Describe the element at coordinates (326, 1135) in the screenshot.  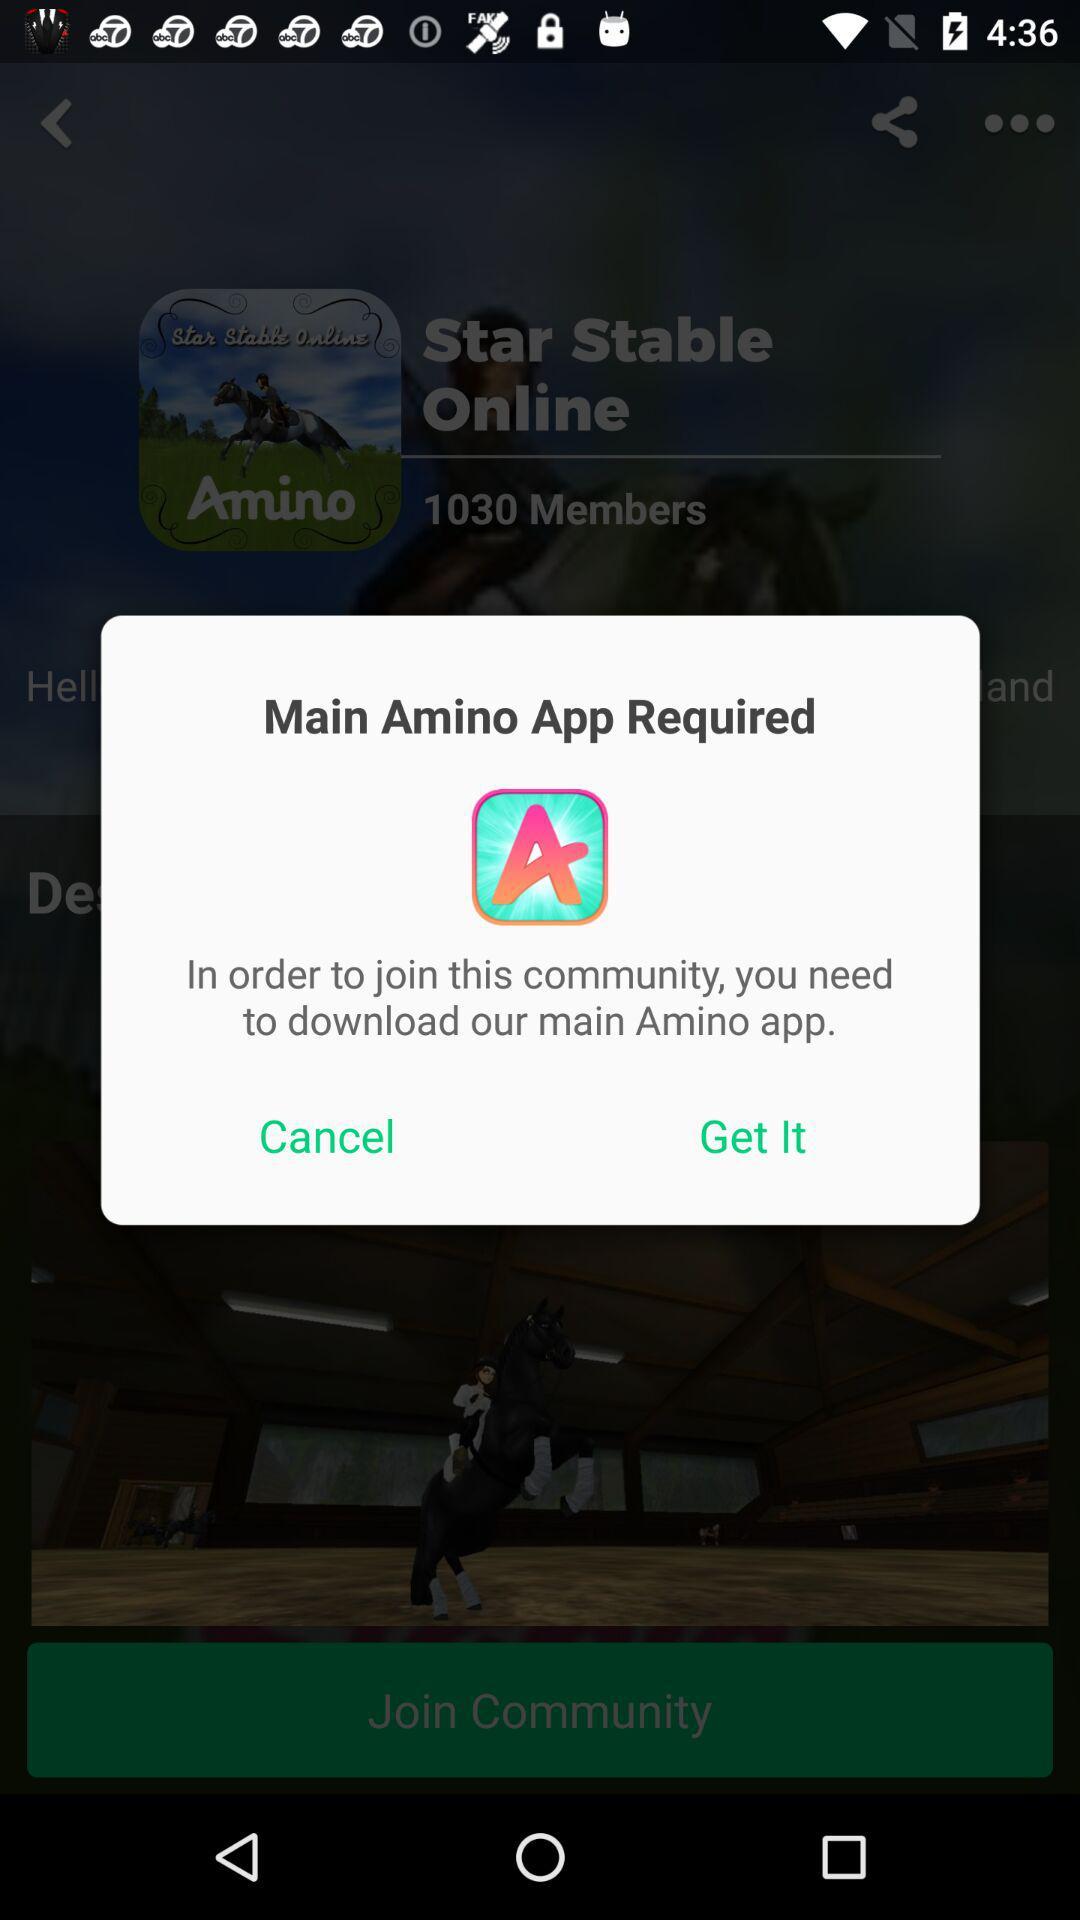
I see `the cancel item` at that location.